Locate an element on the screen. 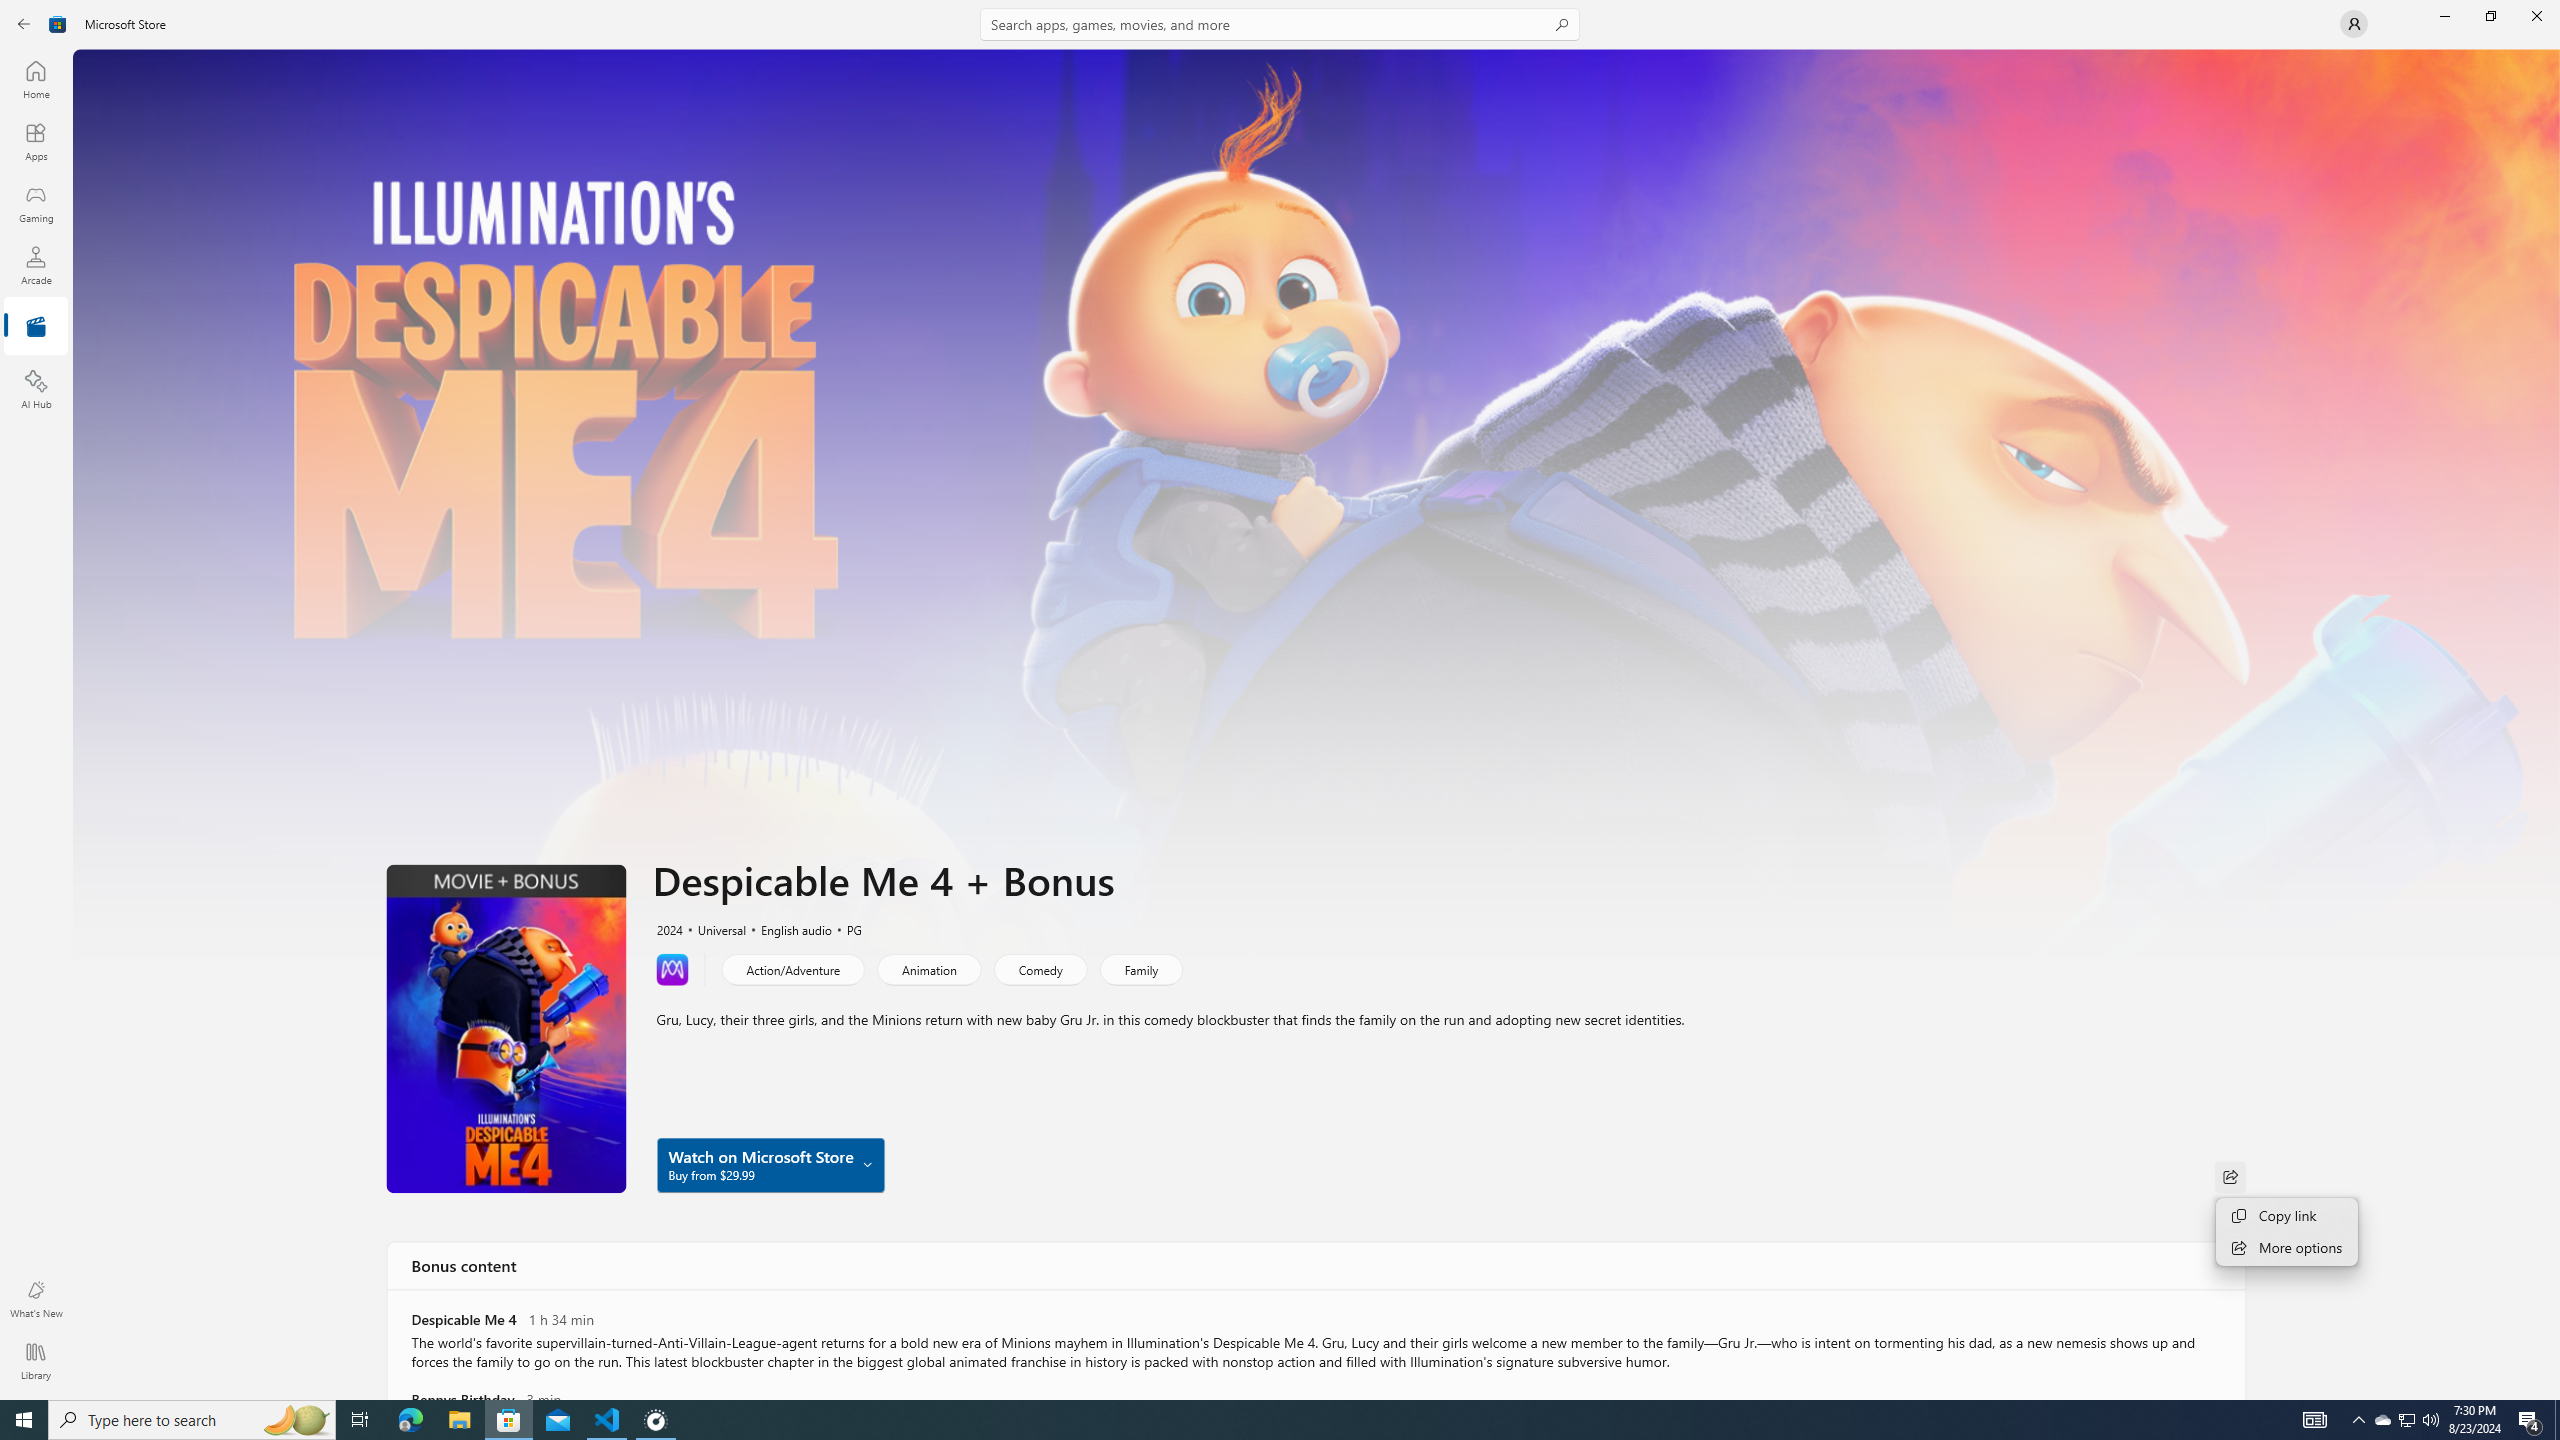  'Share' is located at coordinates (2229, 1175).